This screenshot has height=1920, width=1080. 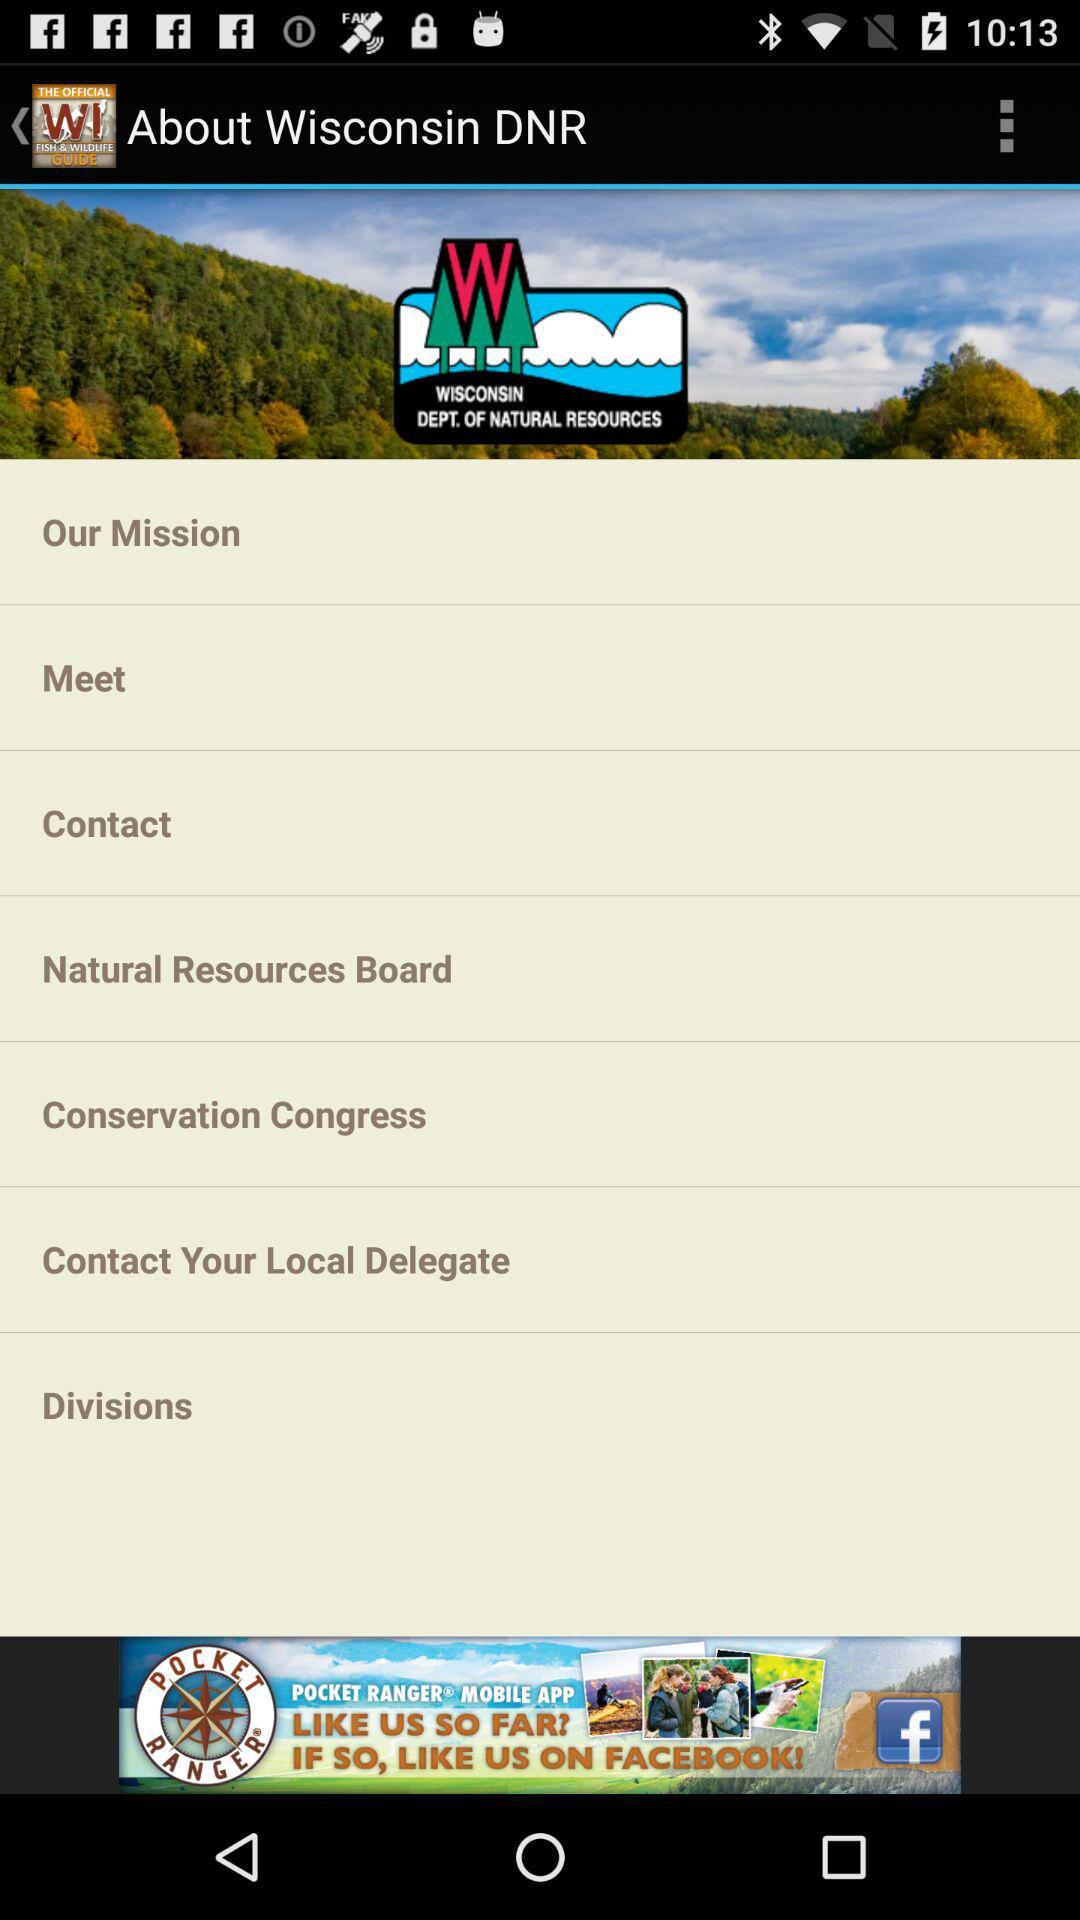 I want to click on facebook, so click(x=540, y=1714).